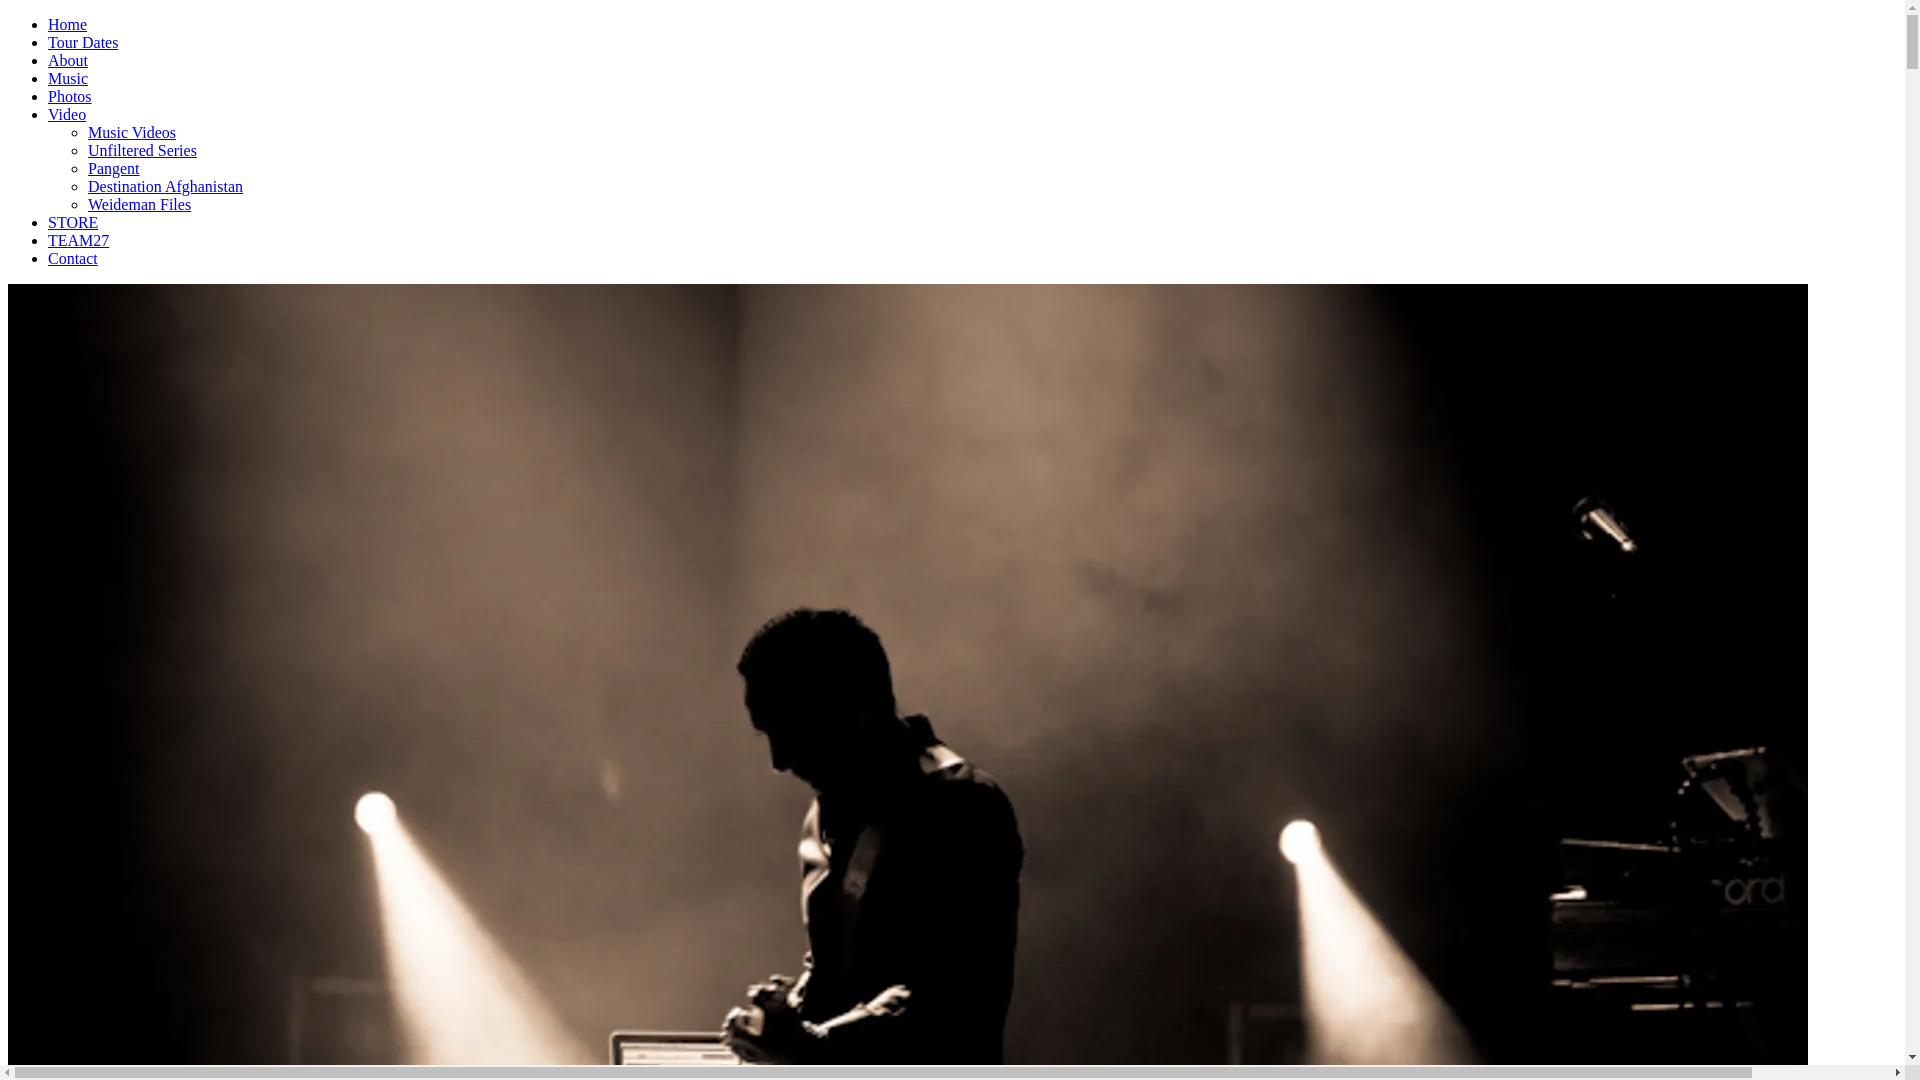  What do you see at coordinates (165, 186) in the screenshot?
I see `'Destination Afghanistan'` at bounding box center [165, 186].